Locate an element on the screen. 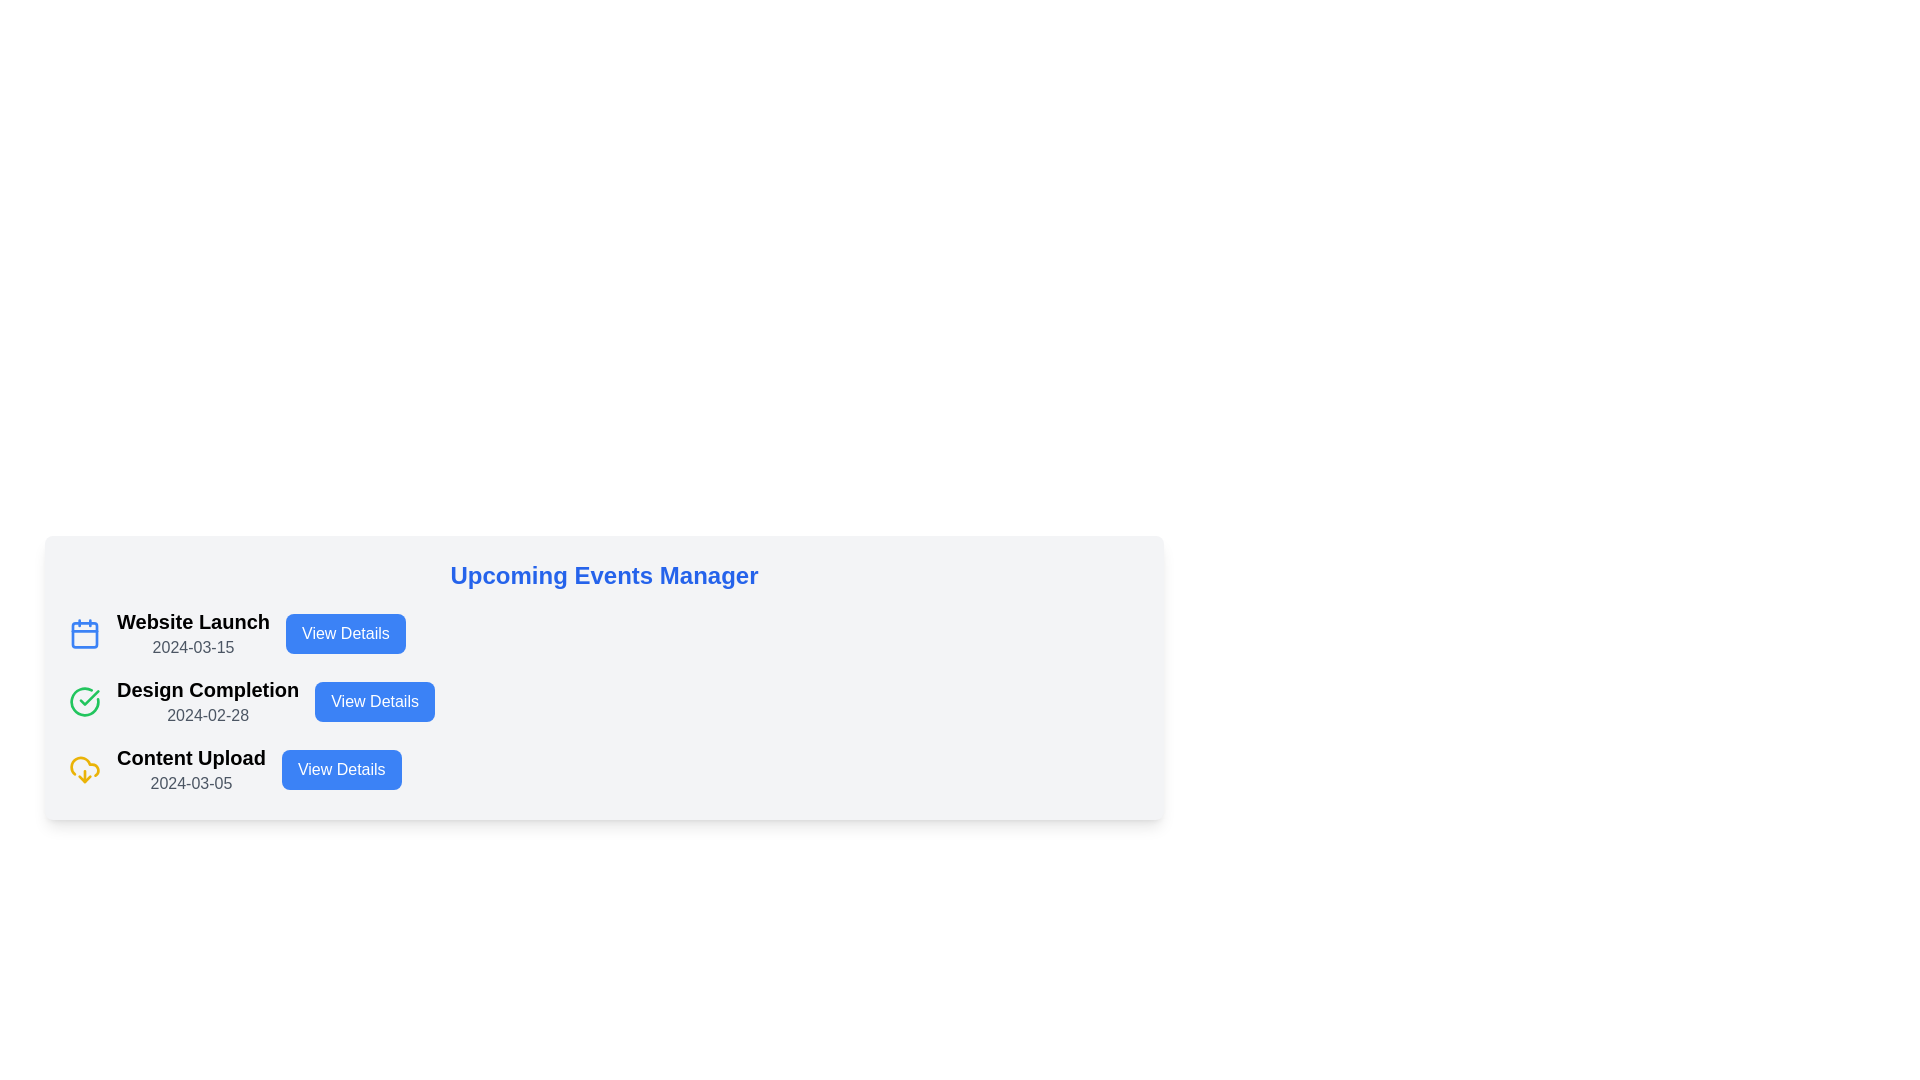 The width and height of the screenshot is (1920, 1080). the 'Content Upload' event information display, which is the third item in a vertical list of upcoming events is located at coordinates (191, 769).